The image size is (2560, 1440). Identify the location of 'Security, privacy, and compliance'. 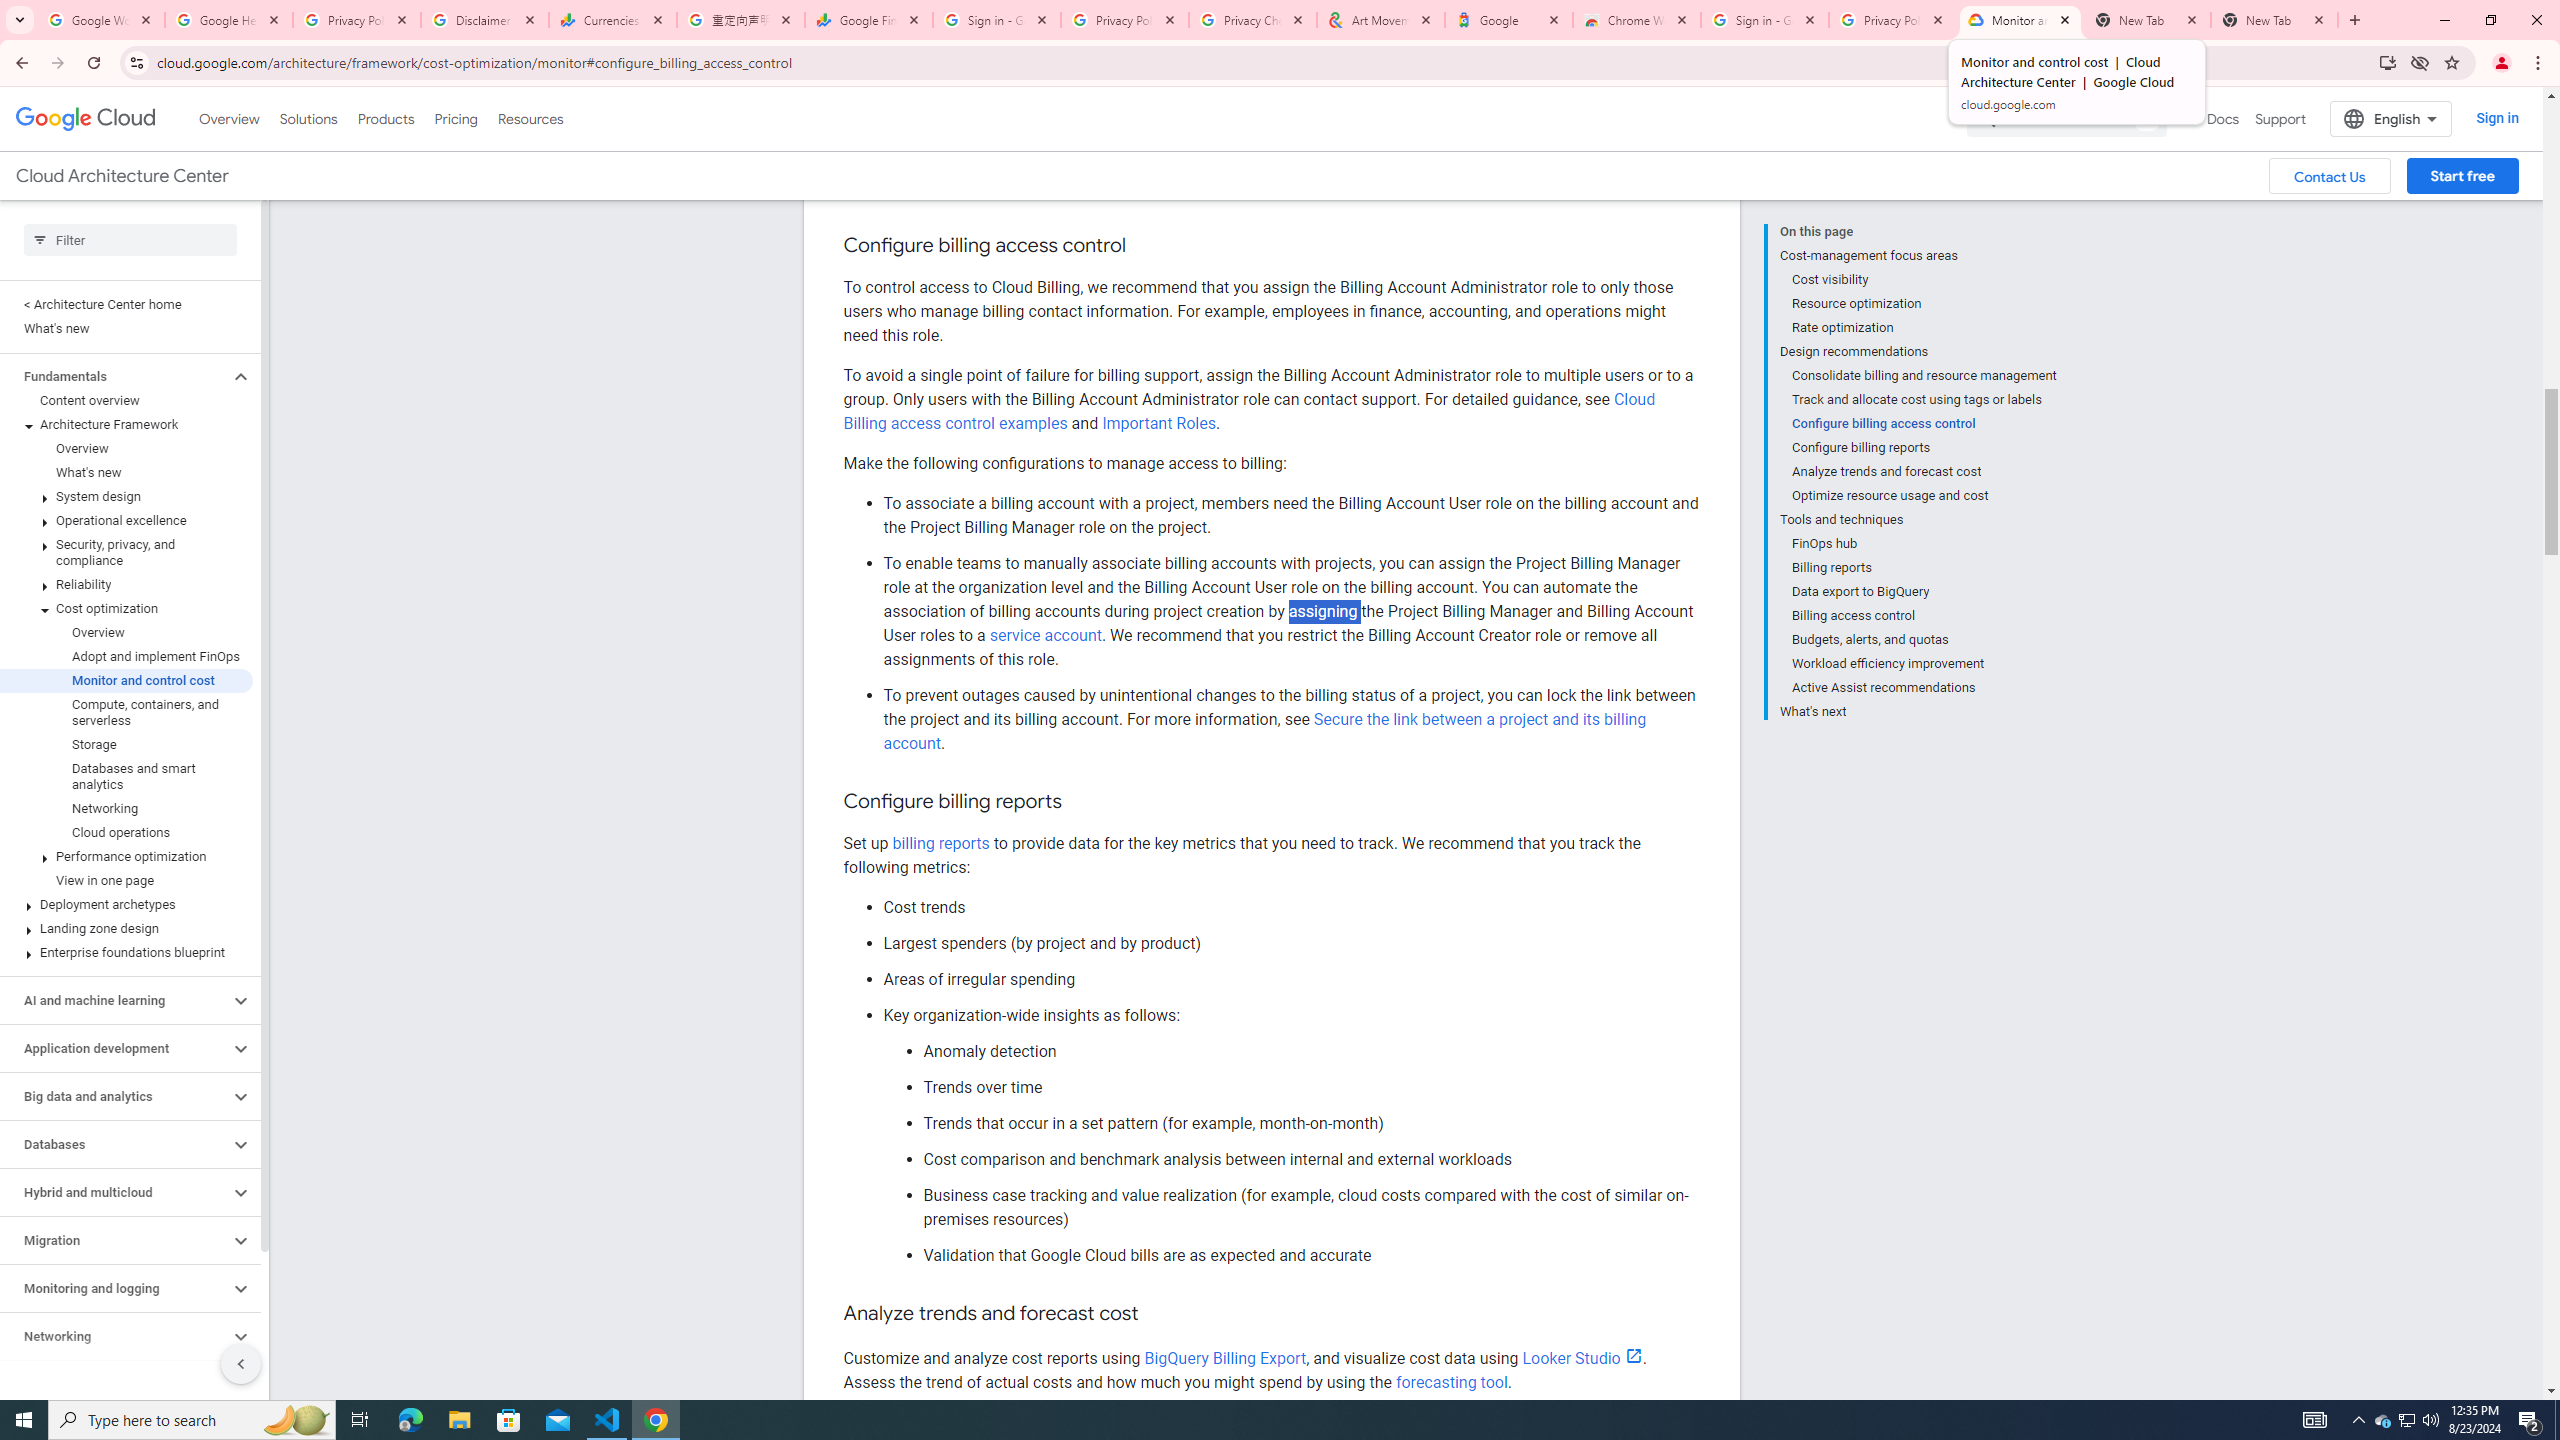
(126, 551).